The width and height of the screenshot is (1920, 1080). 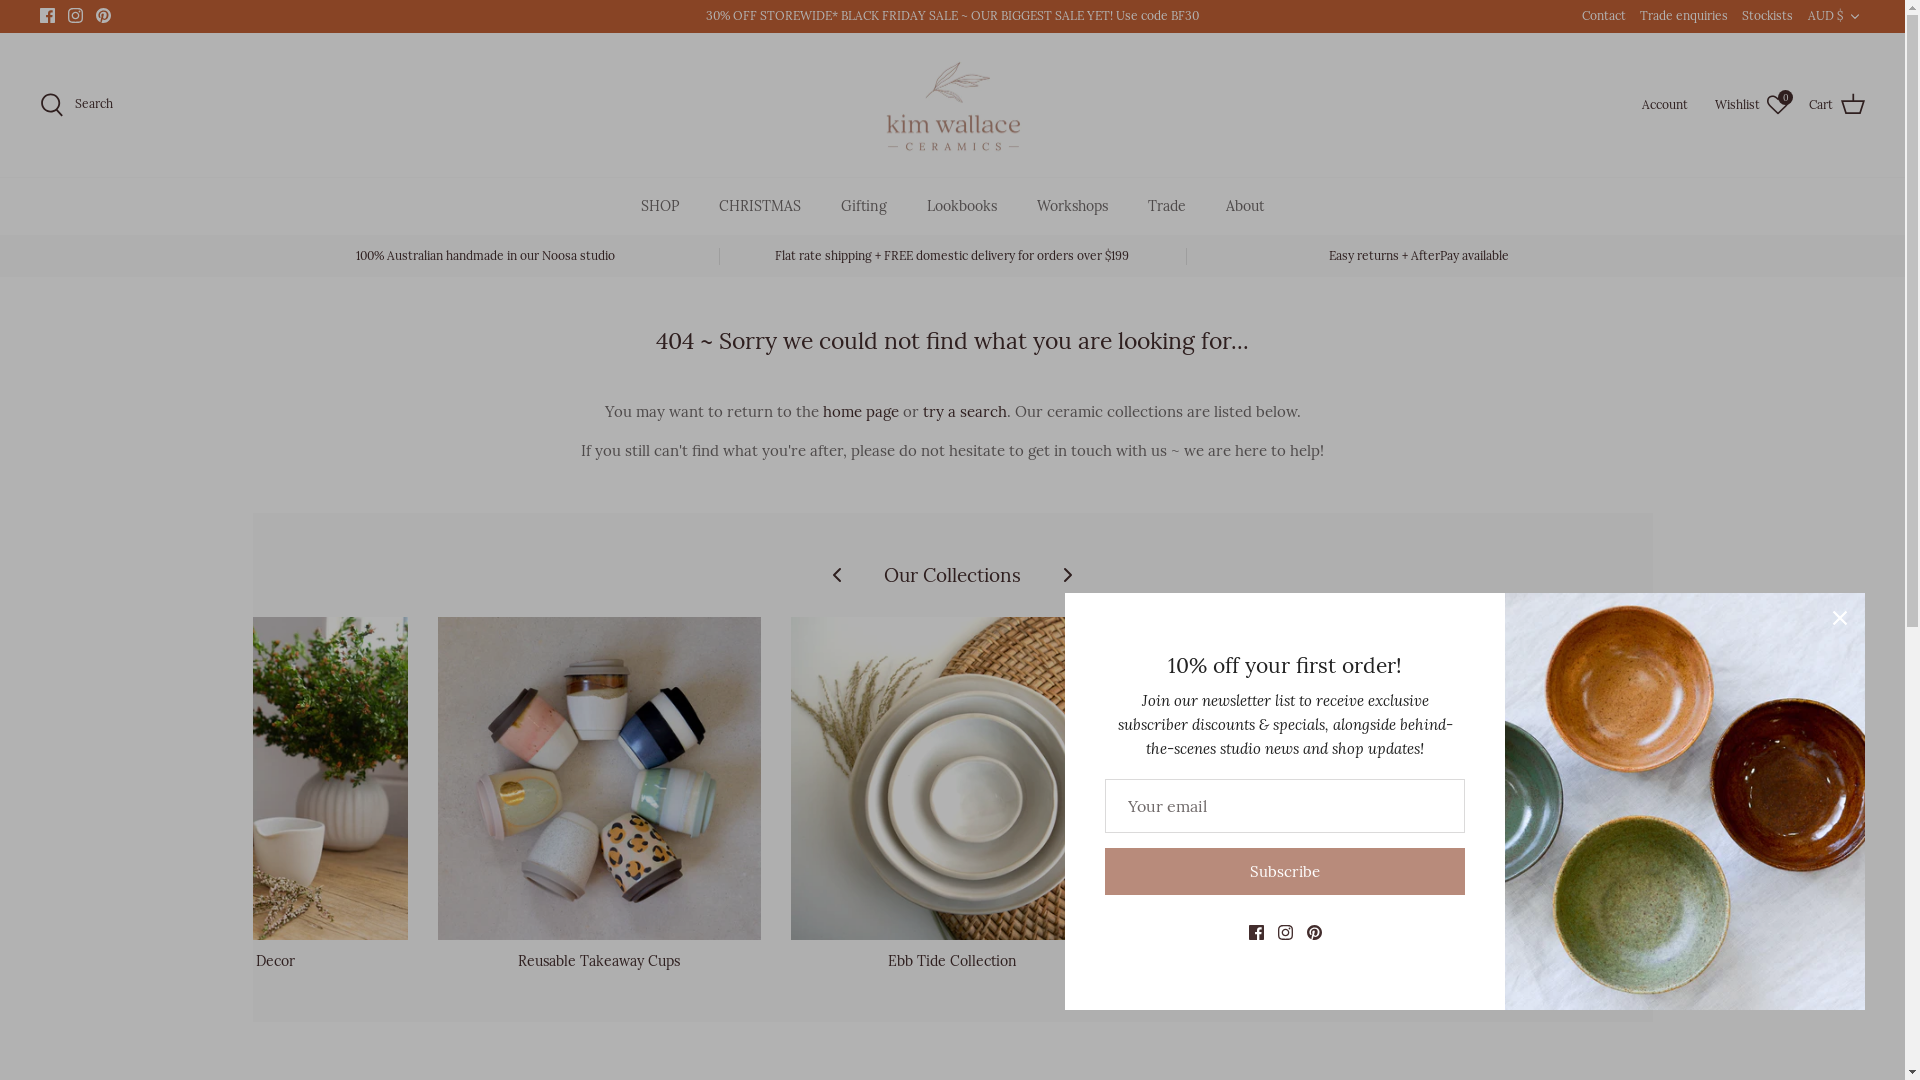 I want to click on 'Instagram', so click(x=67, y=15).